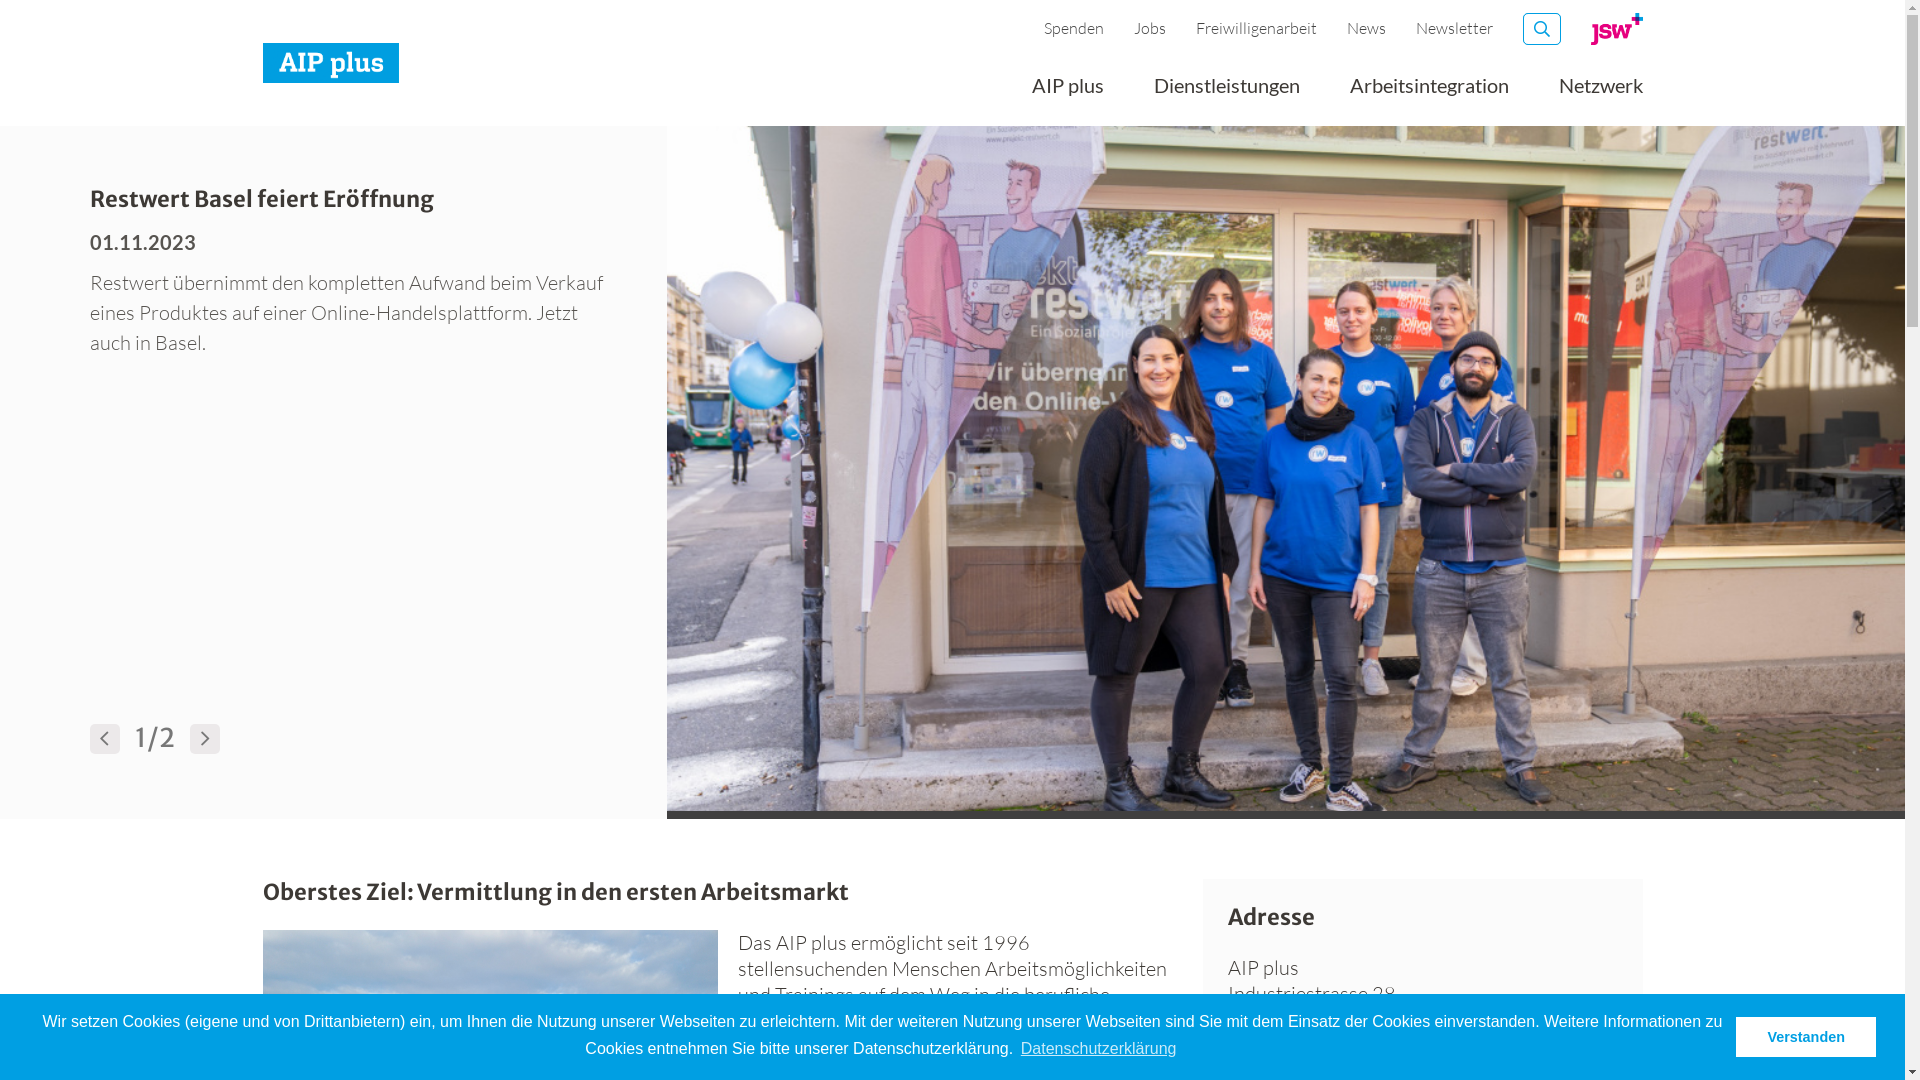  Describe the element at coordinates (1255, 27) in the screenshot. I see `'Freiwilligenarbeit'` at that location.